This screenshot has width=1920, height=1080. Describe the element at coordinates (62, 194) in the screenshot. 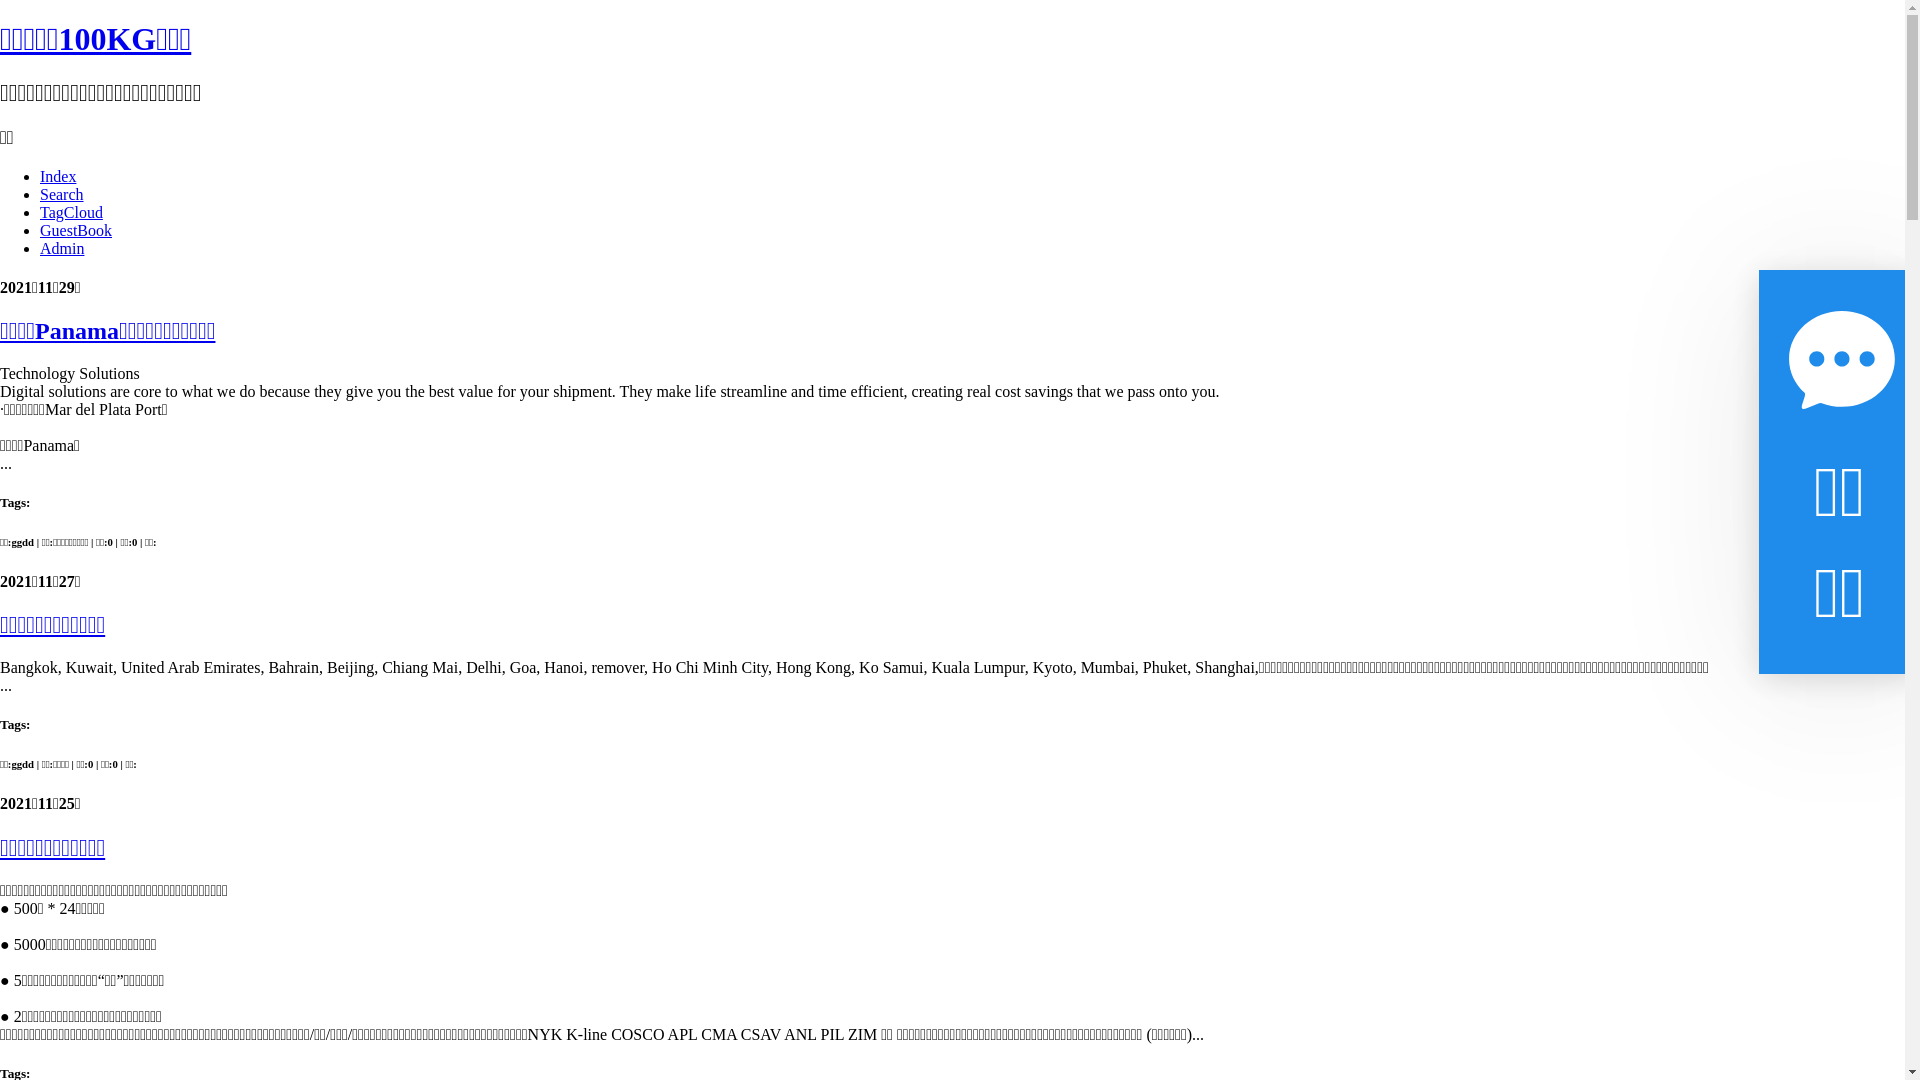

I see `'Search'` at that location.